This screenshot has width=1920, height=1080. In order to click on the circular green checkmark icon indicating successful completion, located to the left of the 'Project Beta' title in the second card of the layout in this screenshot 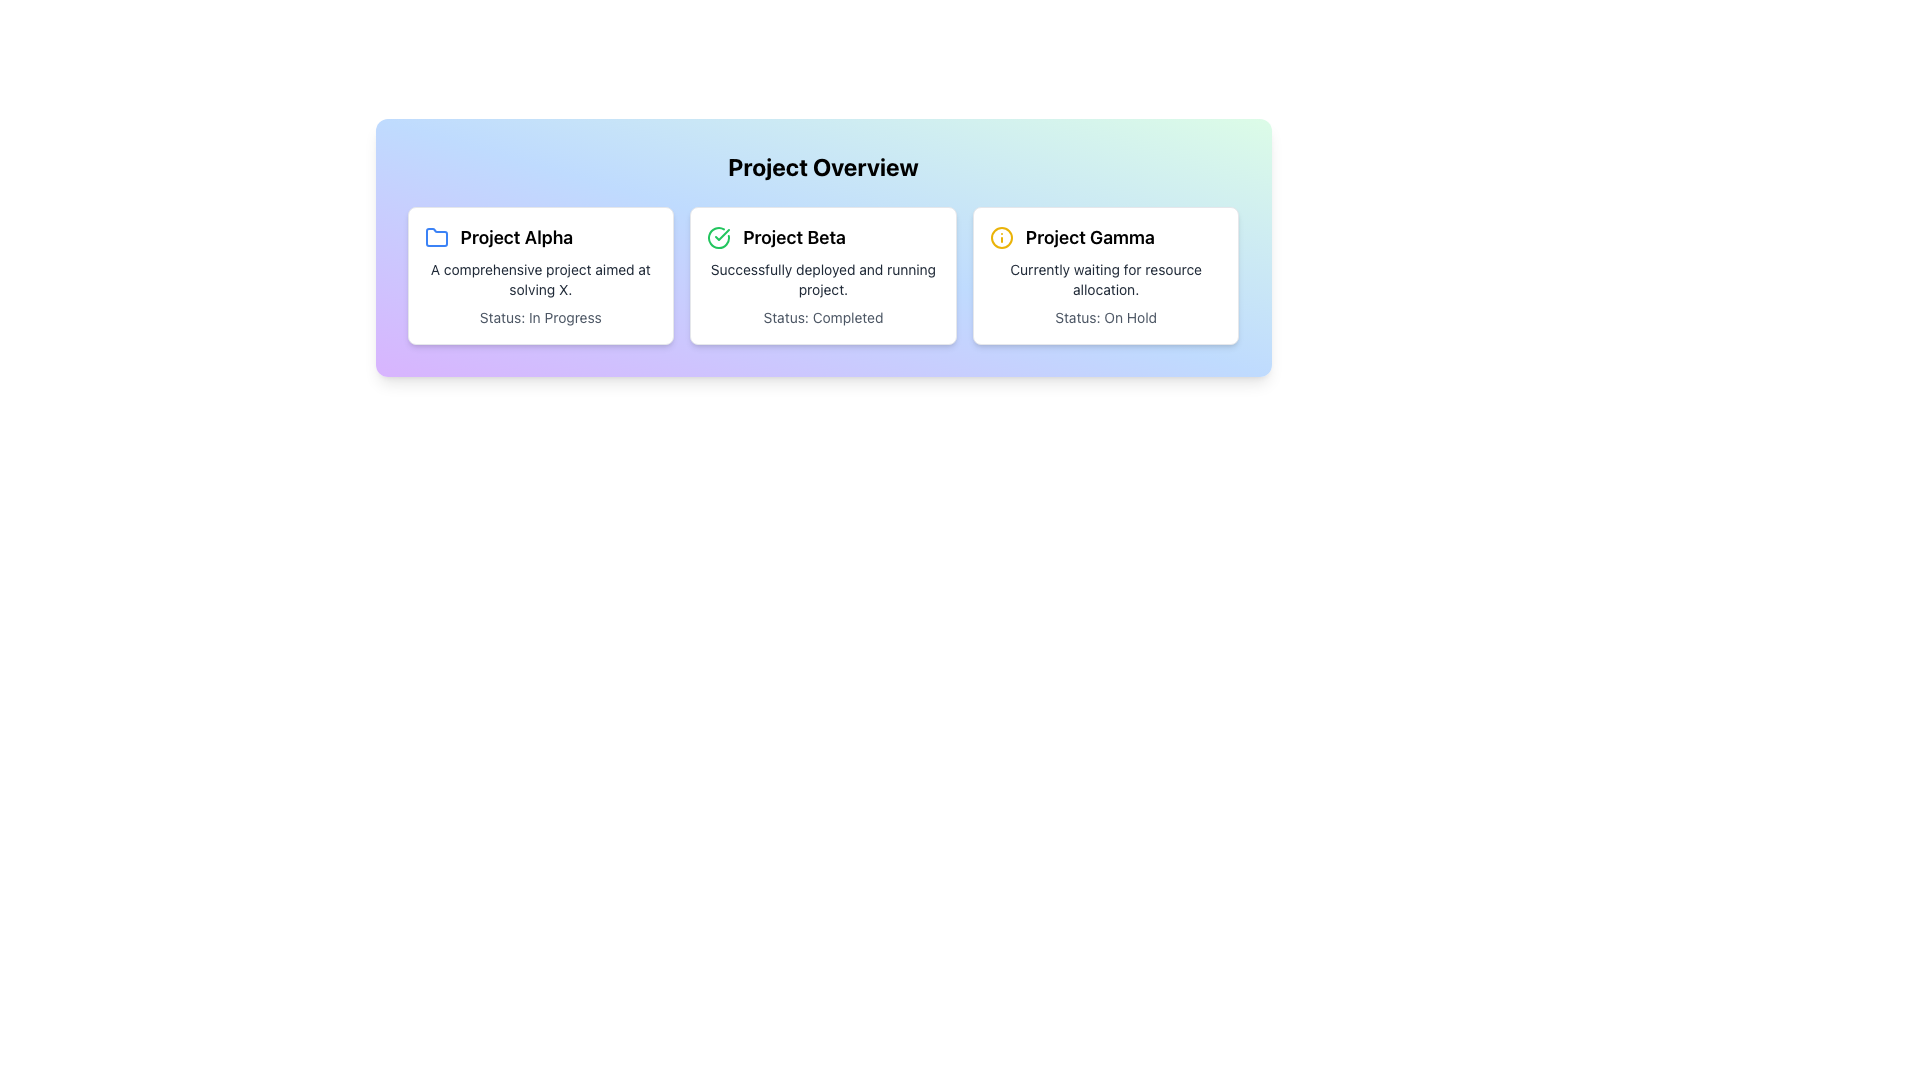, I will do `click(719, 237)`.